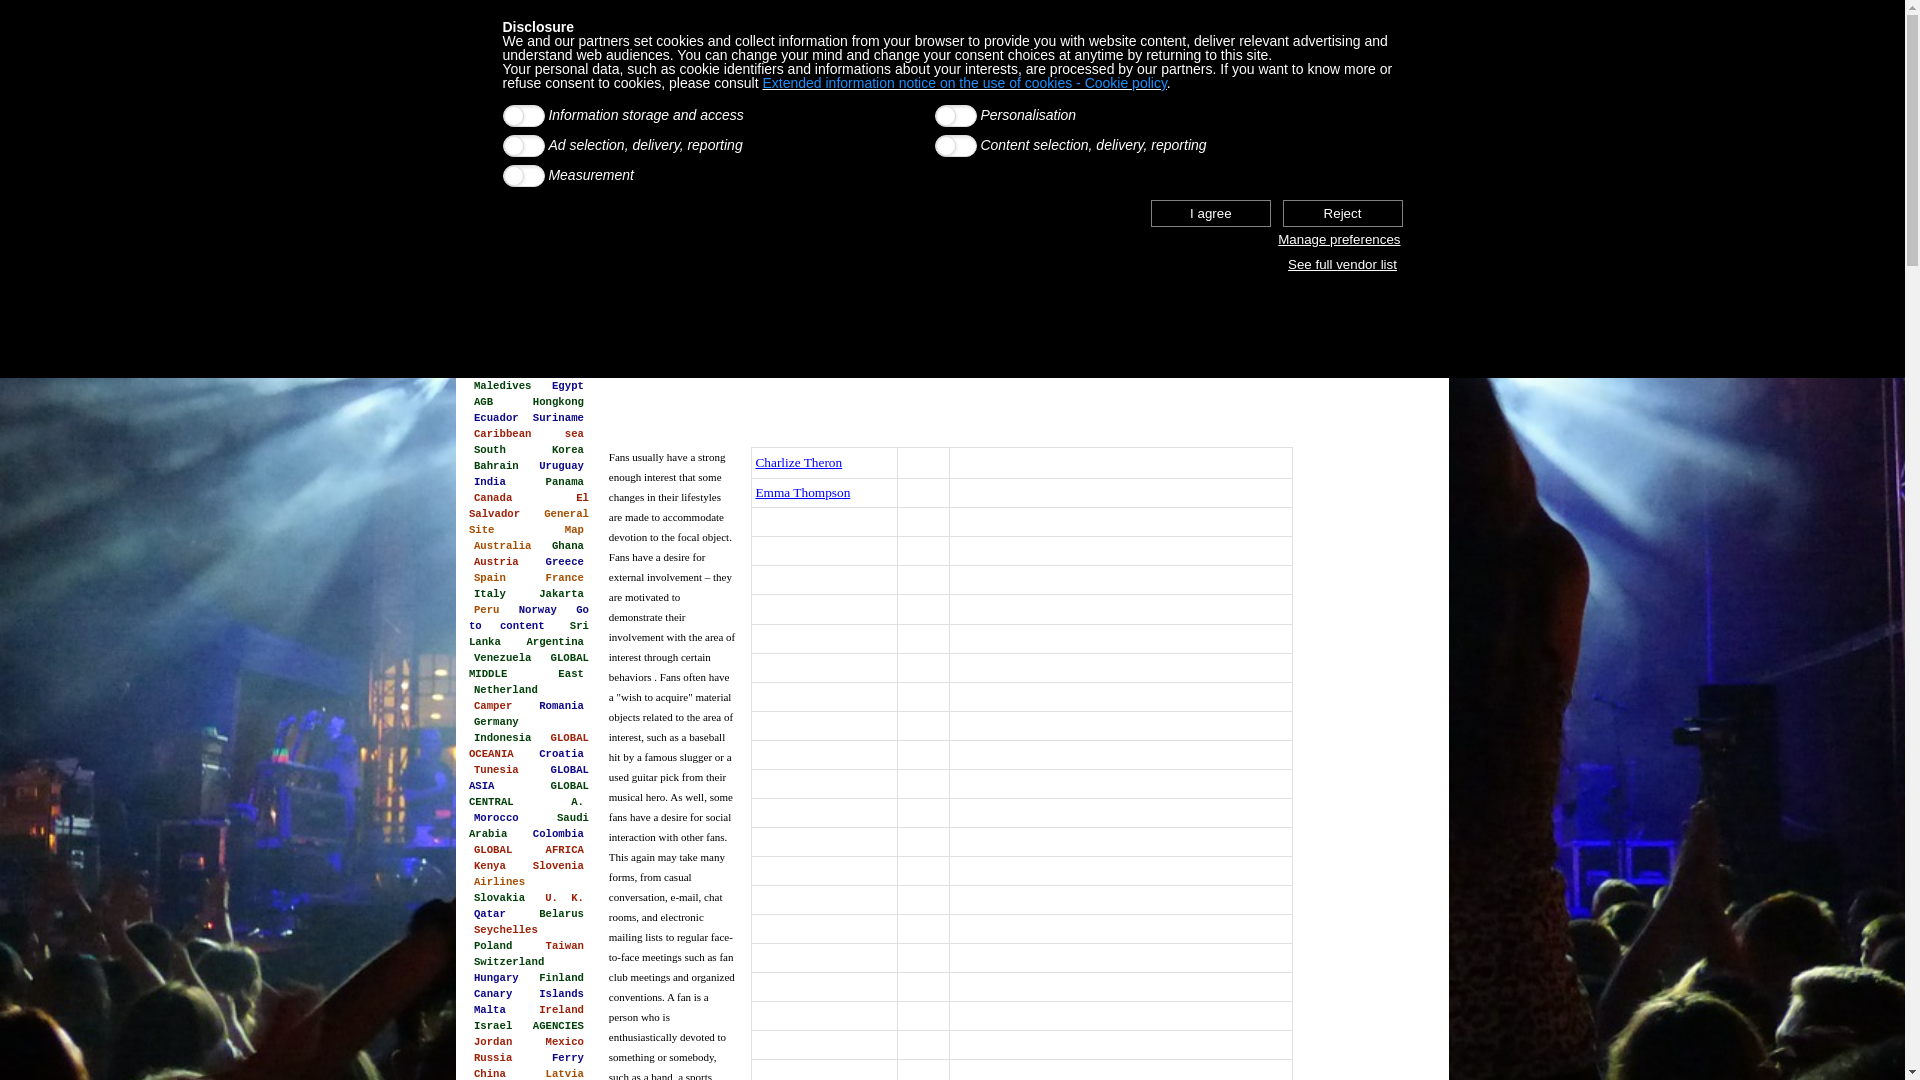  What do you see at coordinates (797, 462) in the screenshot?
I see `'Charlize Theron'` at bounding box center [797, 462].